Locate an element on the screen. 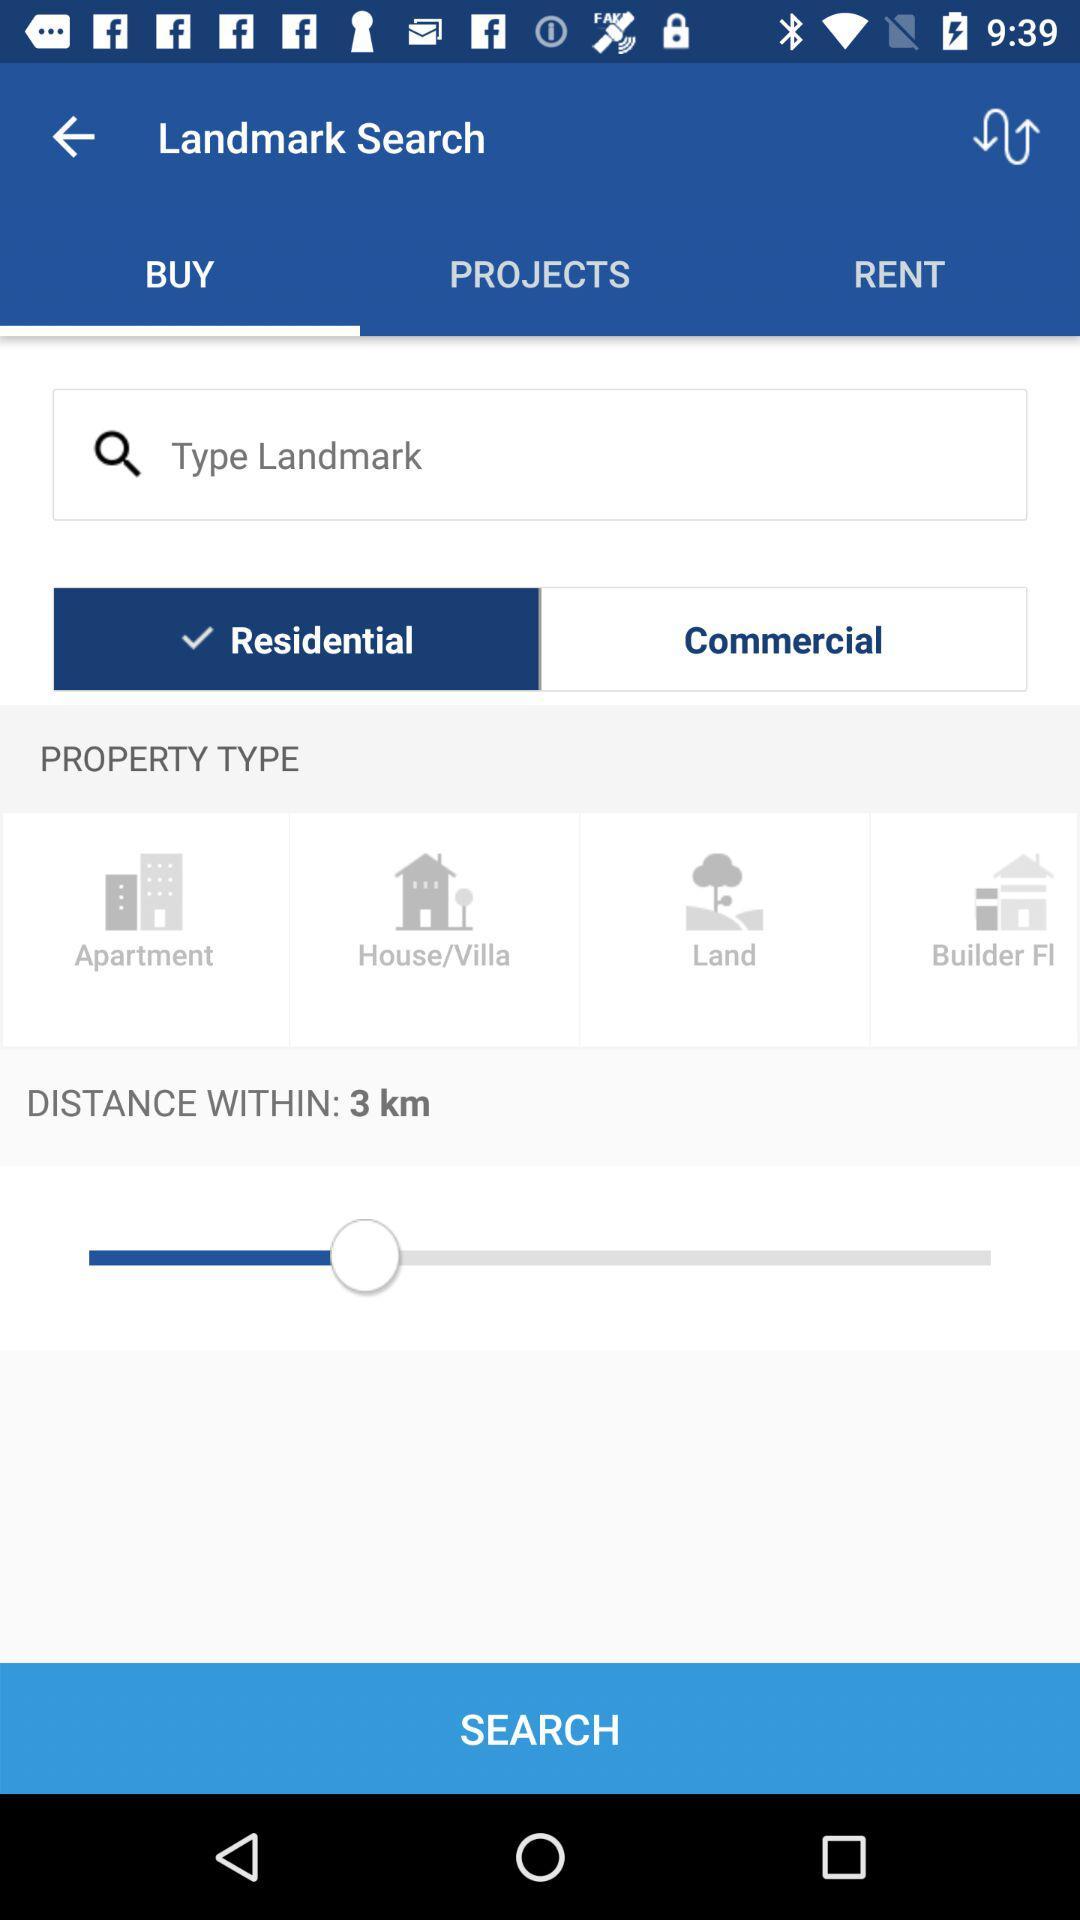 This screenshot has height=1920, width=1080. the icon above the buy icon is located at coordinates (72, 135).